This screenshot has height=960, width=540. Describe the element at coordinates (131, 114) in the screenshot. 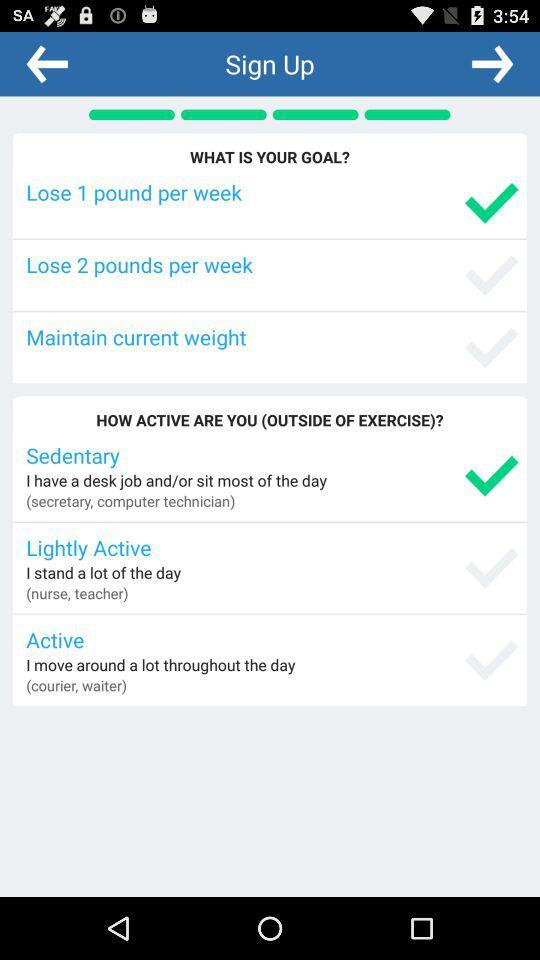

I see `page indicator icon` at that location.